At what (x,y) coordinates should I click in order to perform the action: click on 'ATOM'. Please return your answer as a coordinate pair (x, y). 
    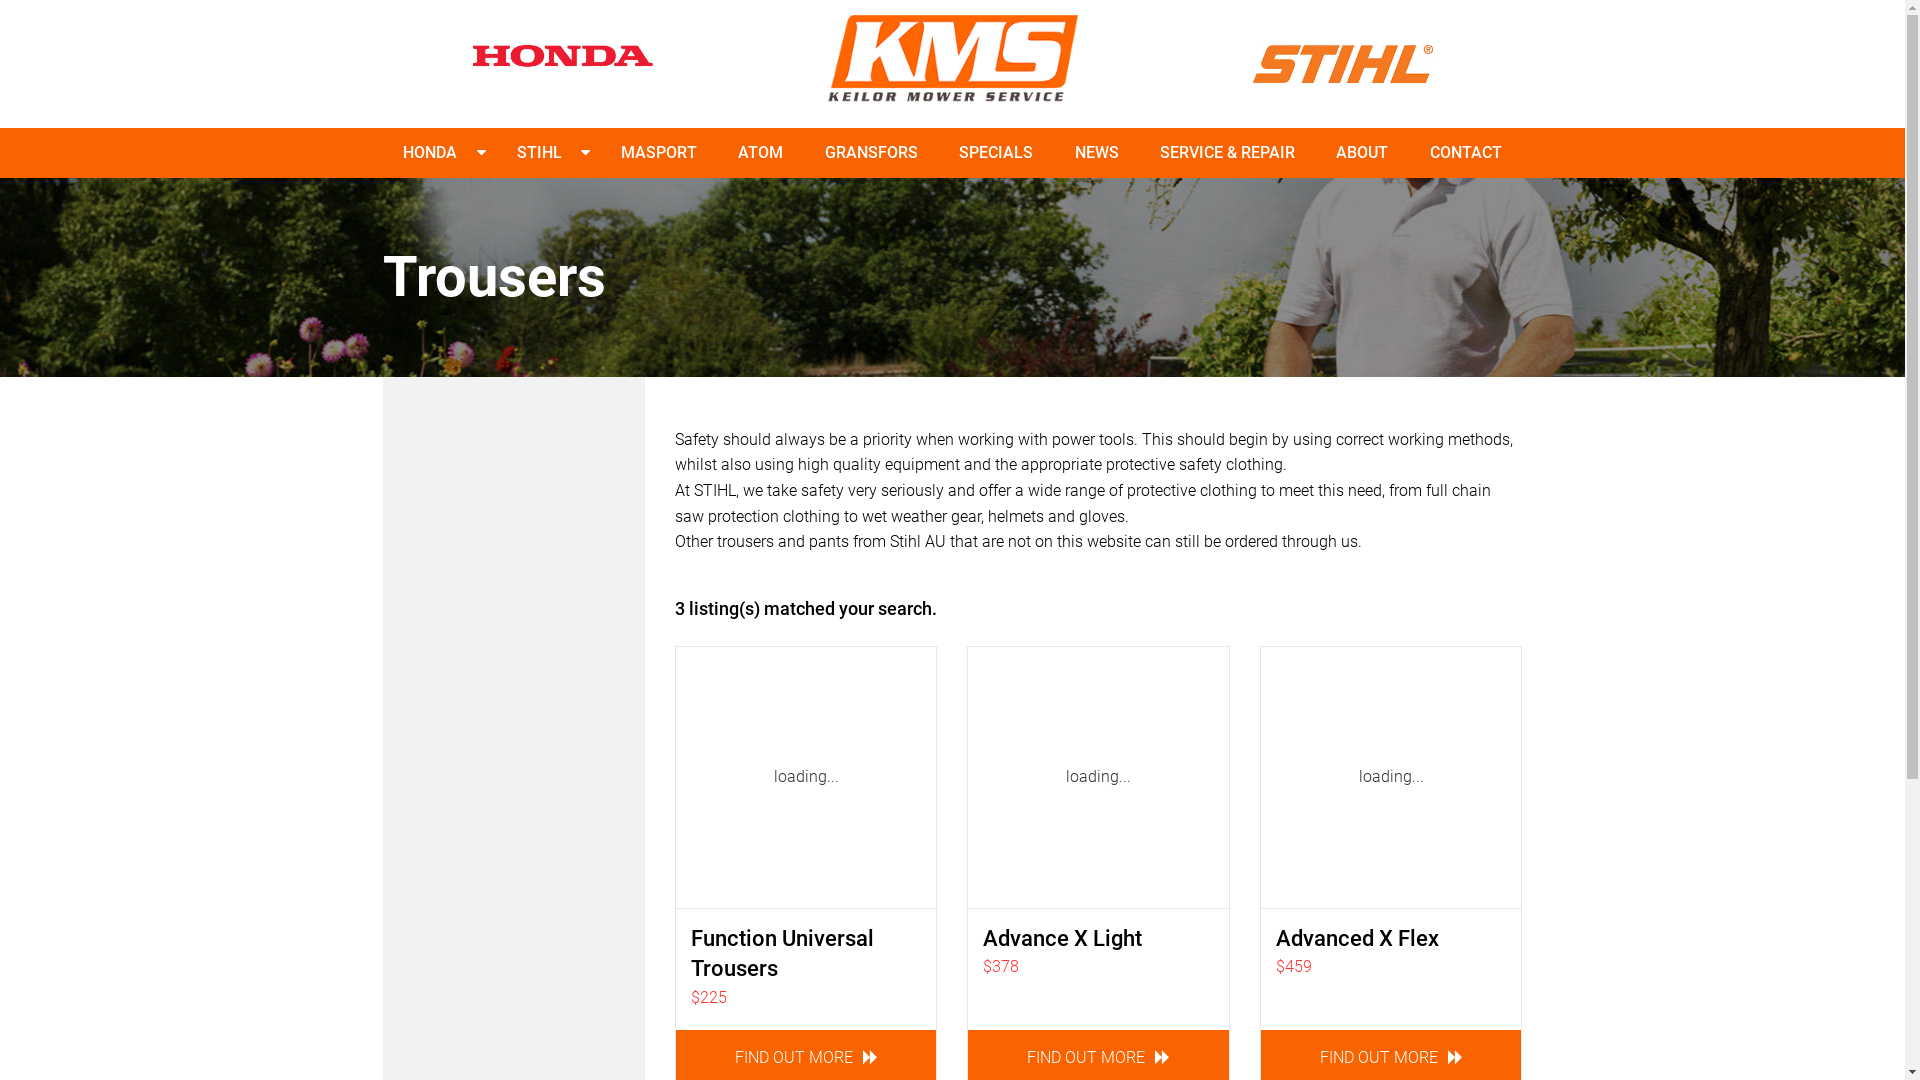
    Looking at the image, I should click on (759, 152).